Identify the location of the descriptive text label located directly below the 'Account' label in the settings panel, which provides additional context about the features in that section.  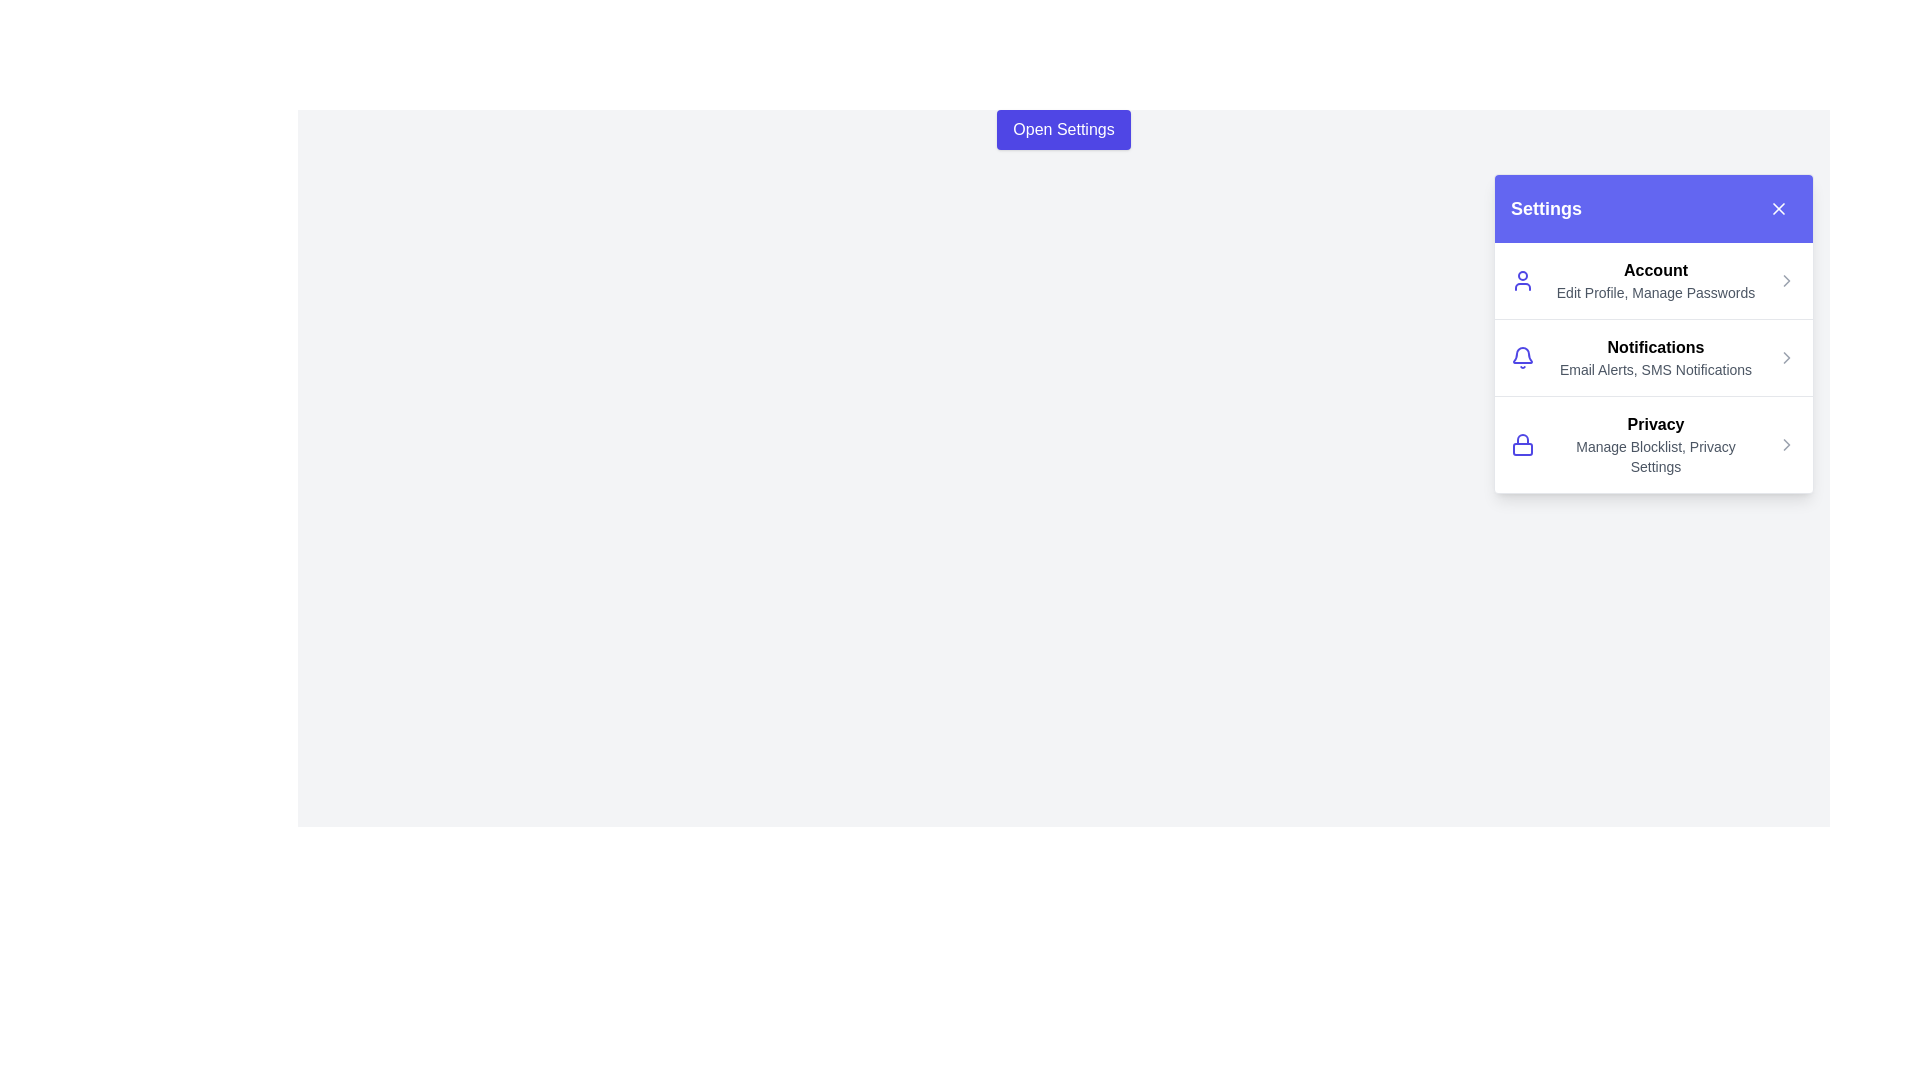
(1656, 293).